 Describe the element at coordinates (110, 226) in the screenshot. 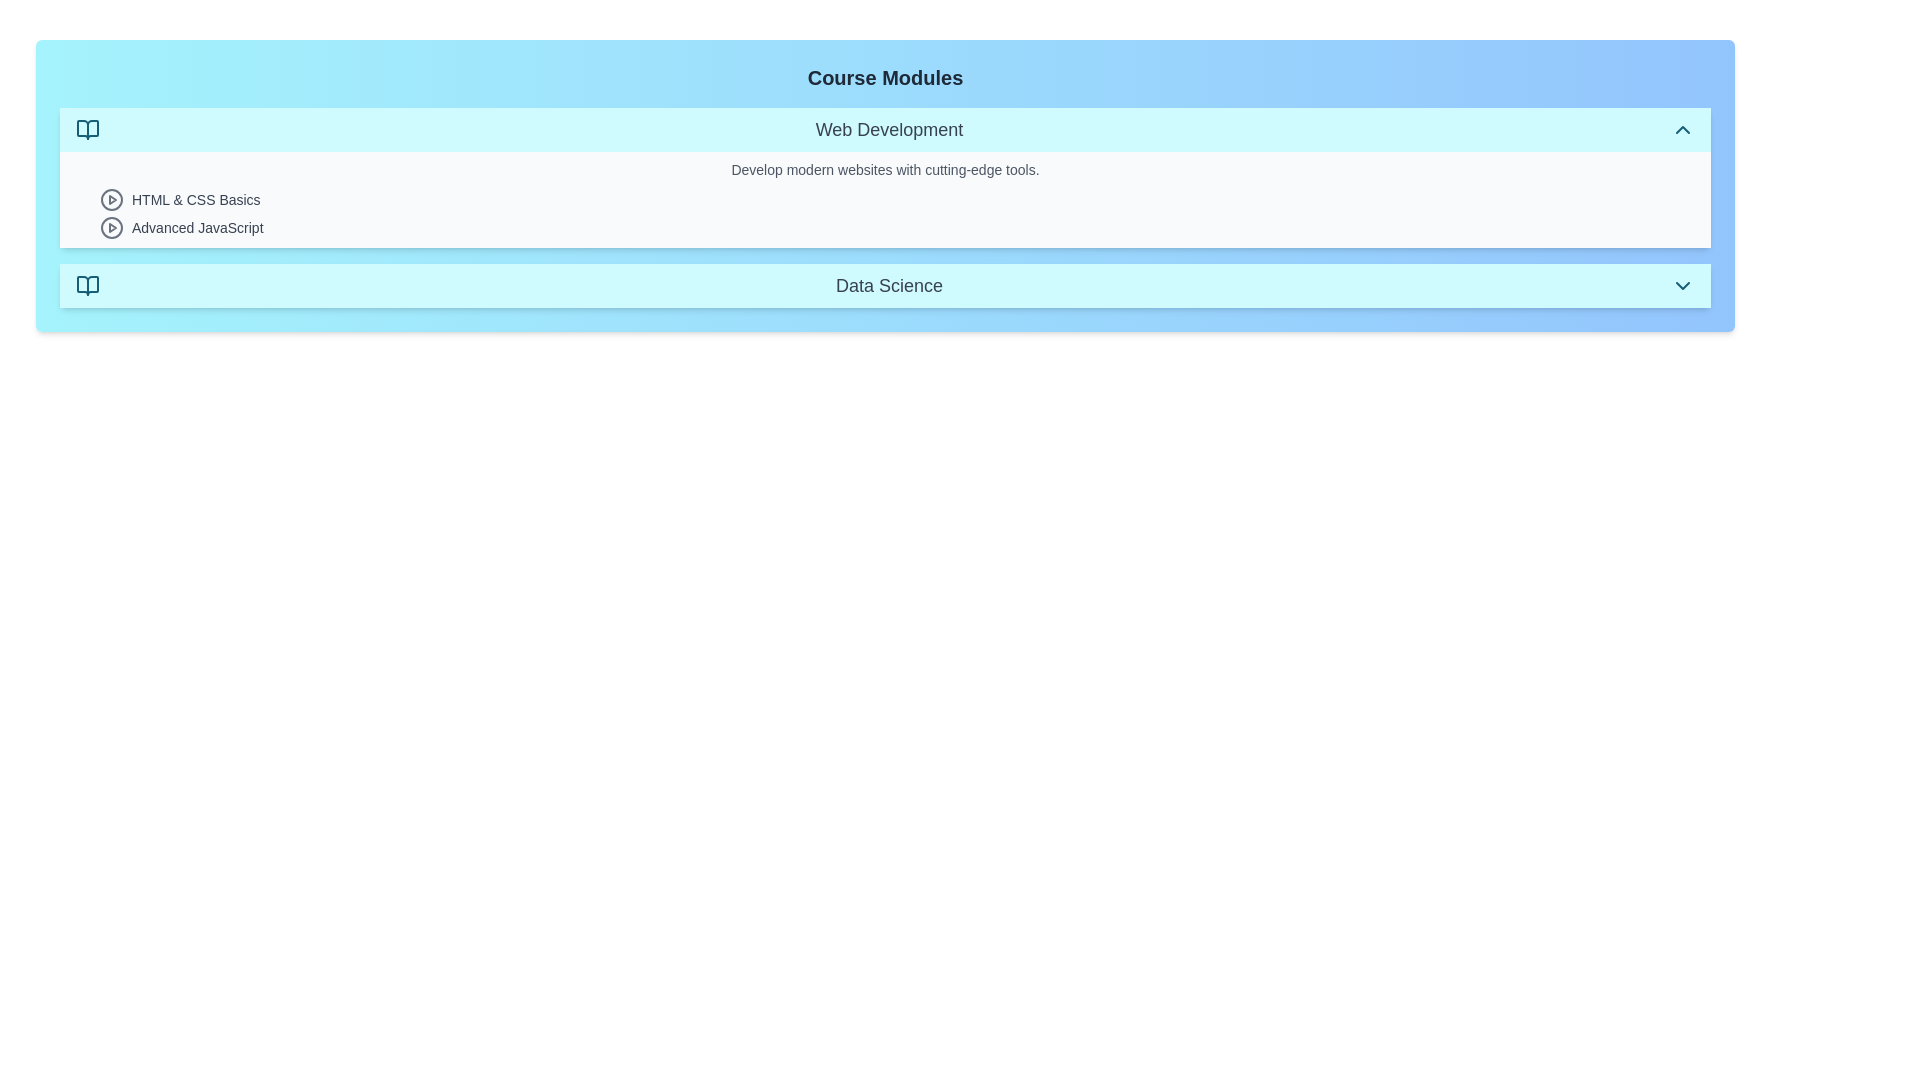

I see `the SVG outline circle that serves as a decorative part of the video play button icon in the 'Advanced JavaScript' item of the 'Web Development' module` at that location.